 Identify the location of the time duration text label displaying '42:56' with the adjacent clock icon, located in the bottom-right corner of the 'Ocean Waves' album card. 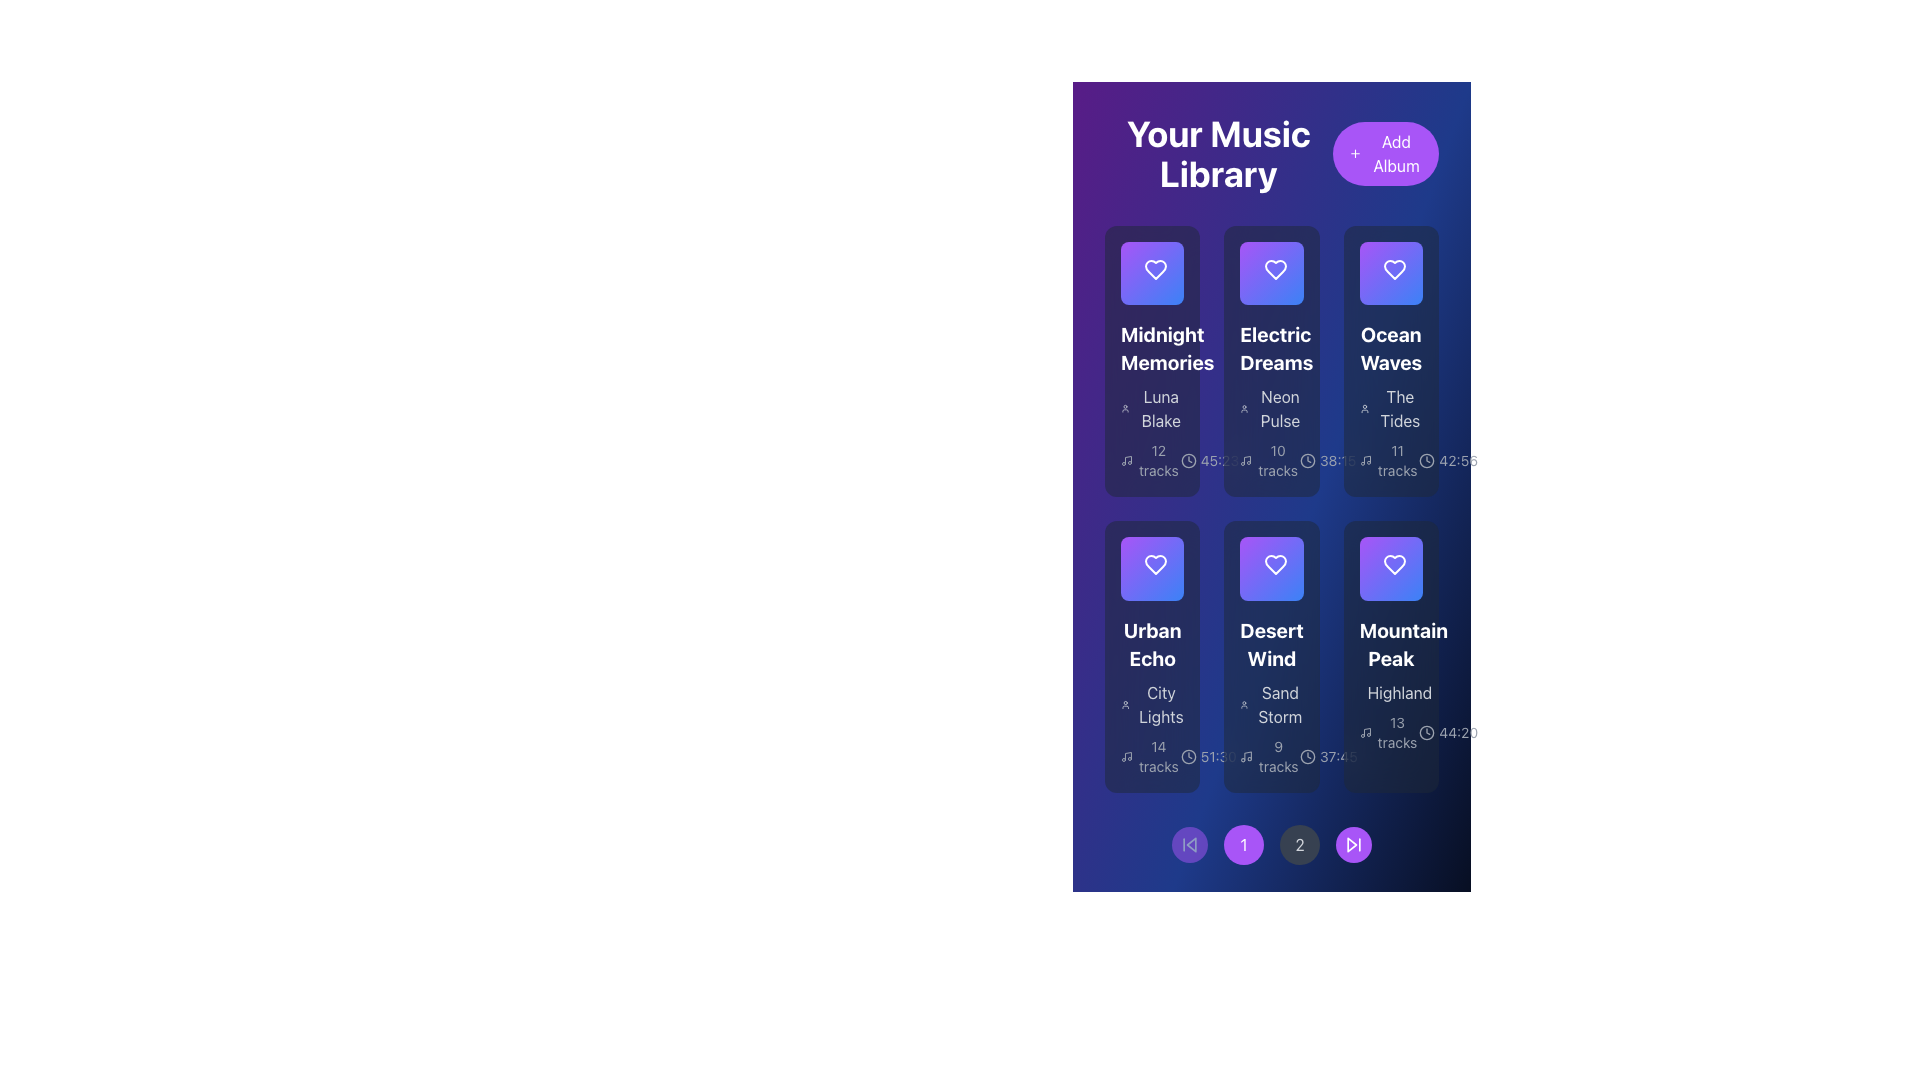
(1448, 461).